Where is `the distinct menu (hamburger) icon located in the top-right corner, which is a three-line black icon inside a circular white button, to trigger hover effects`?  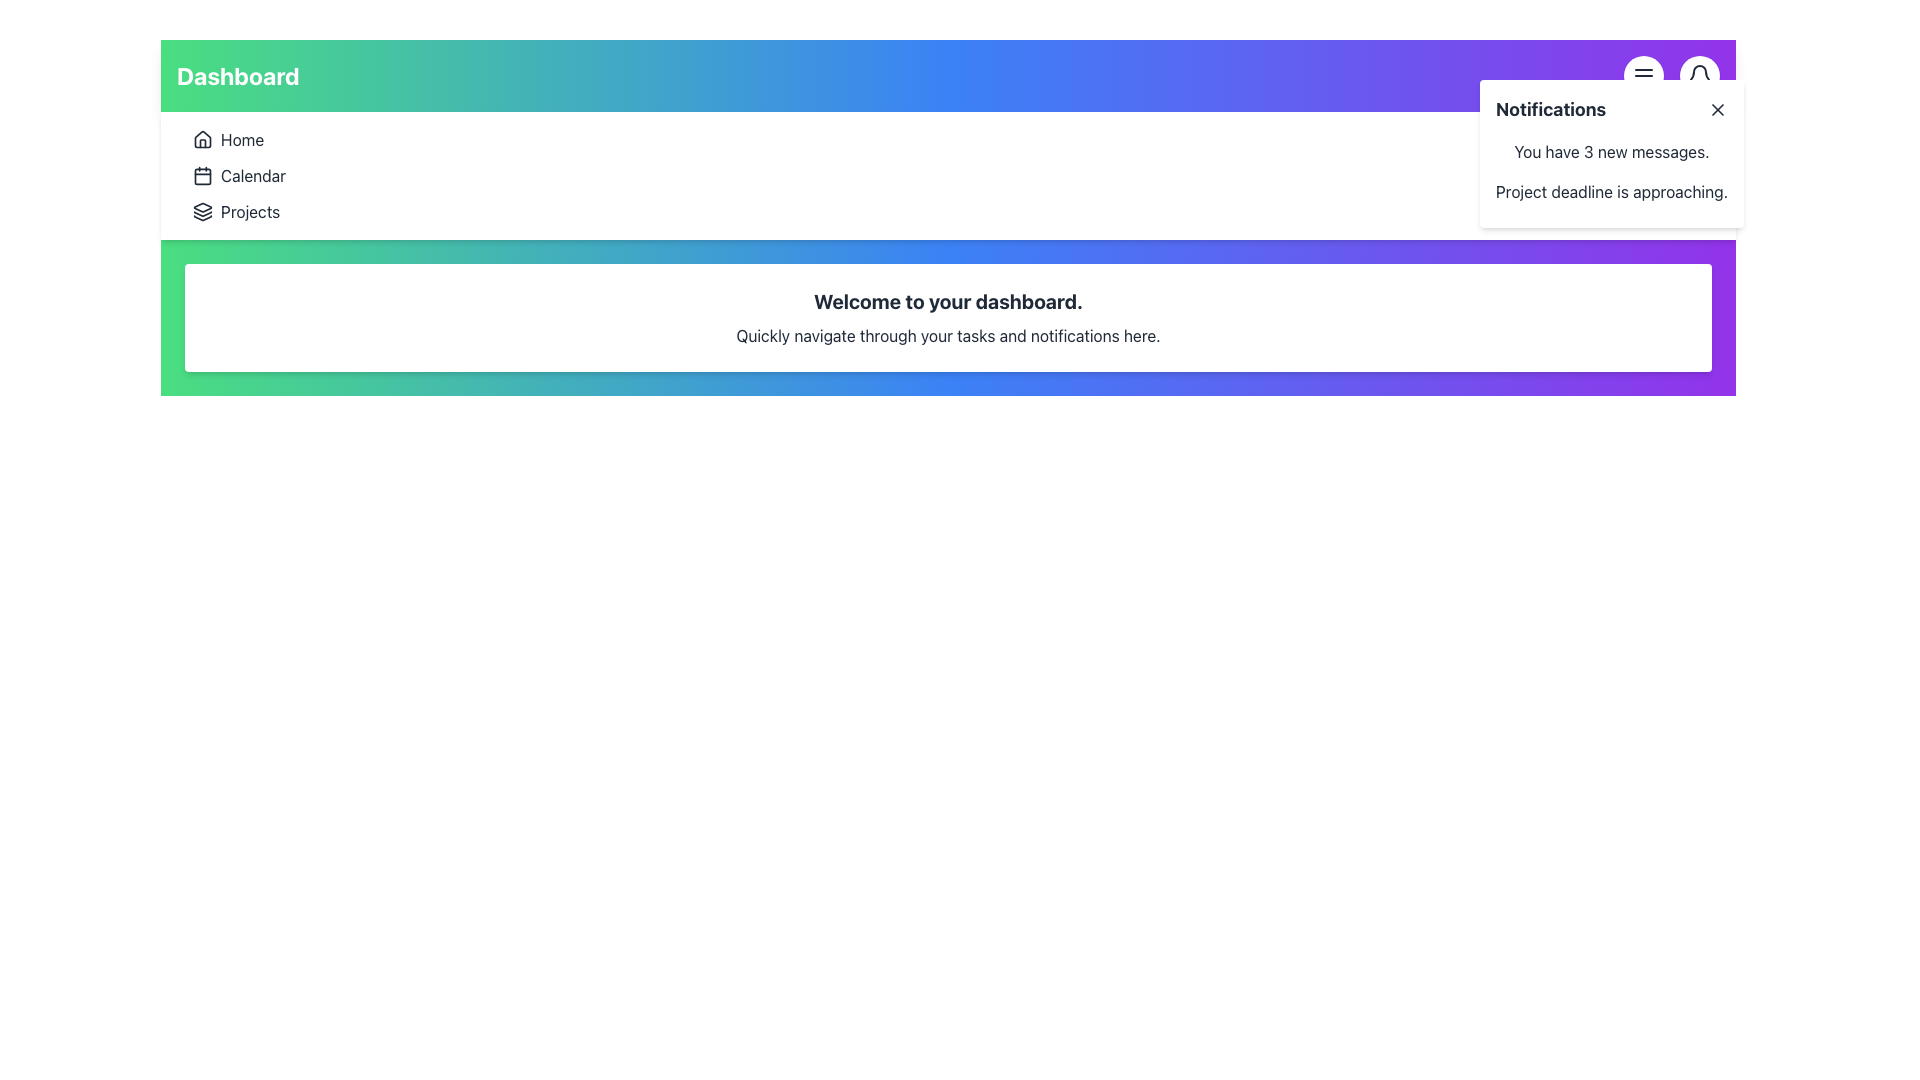 the distinct menu (hamburger) icon located in the top-right corner, which is a three-line black icon inside a circular white button, to trigger hover effects is located at coordinates (1643, 75).